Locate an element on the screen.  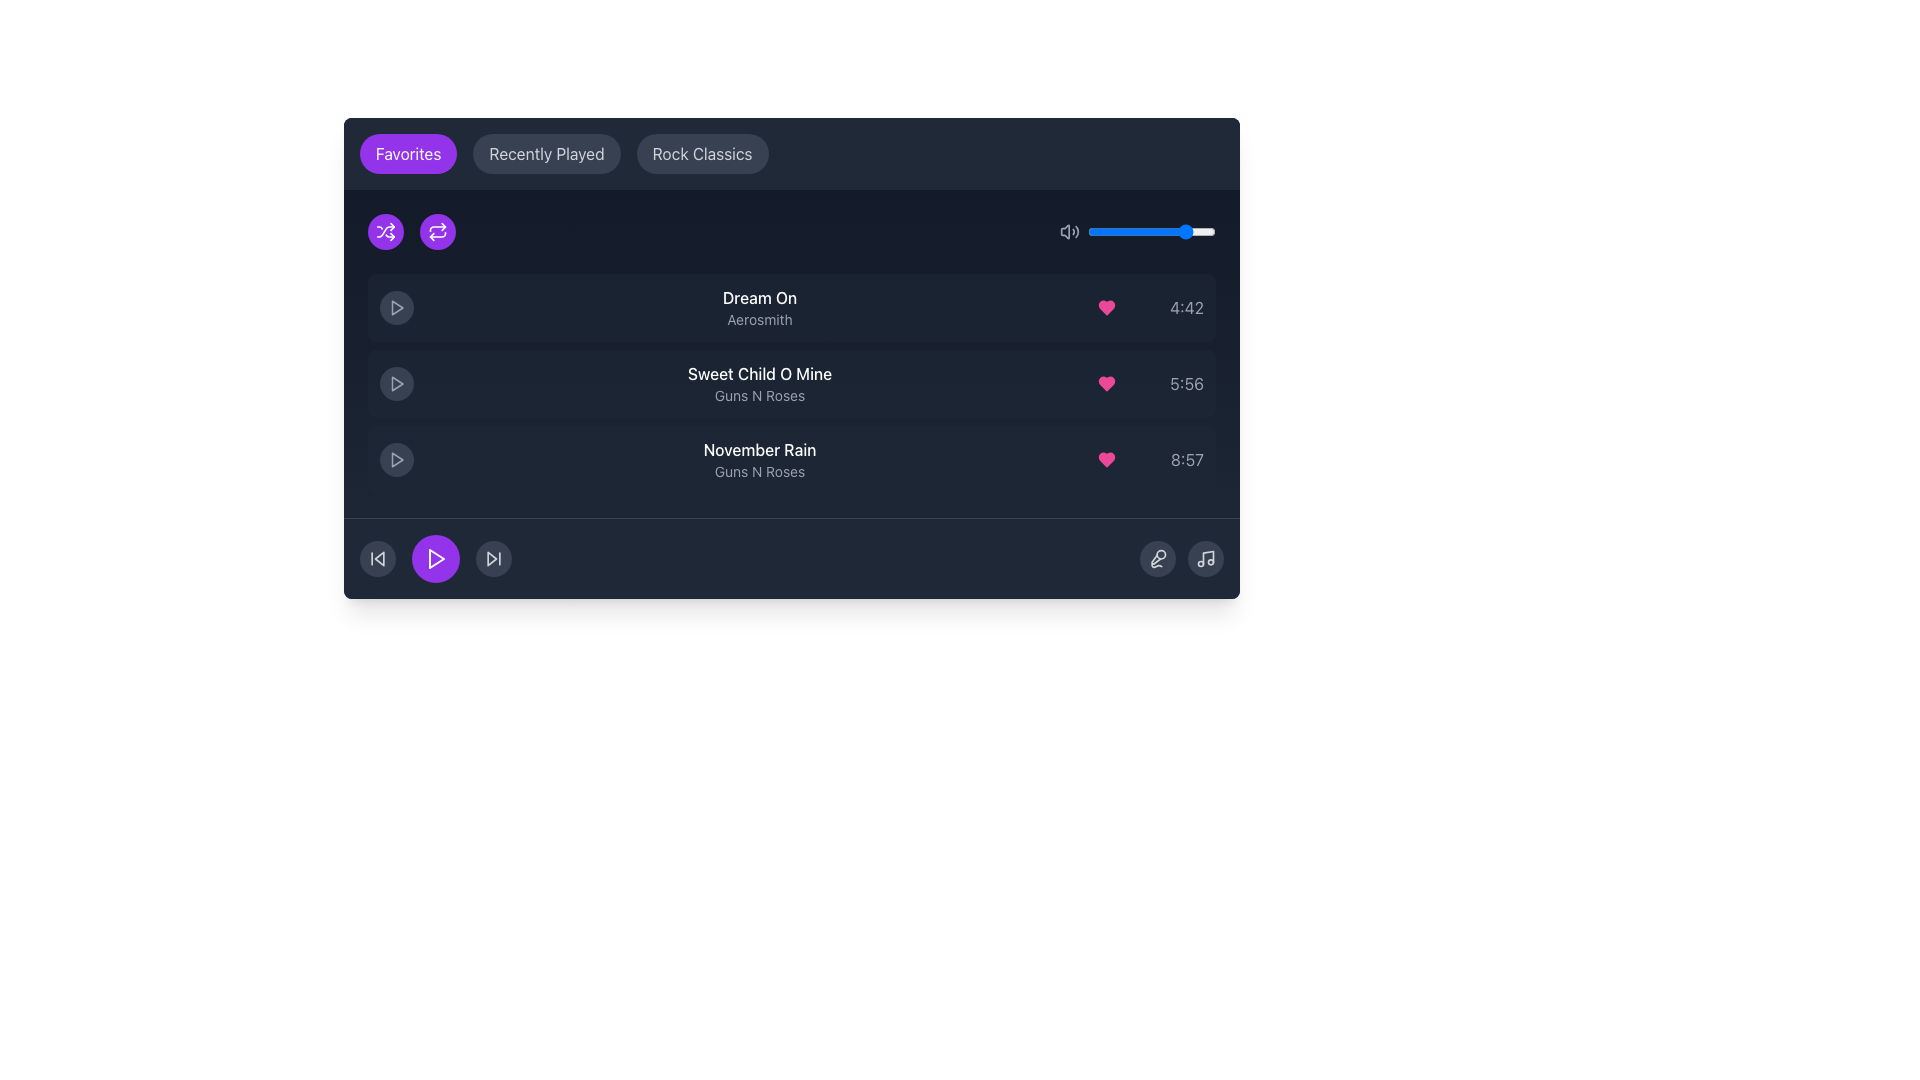
the volume is located at coordinates (1191, 230).